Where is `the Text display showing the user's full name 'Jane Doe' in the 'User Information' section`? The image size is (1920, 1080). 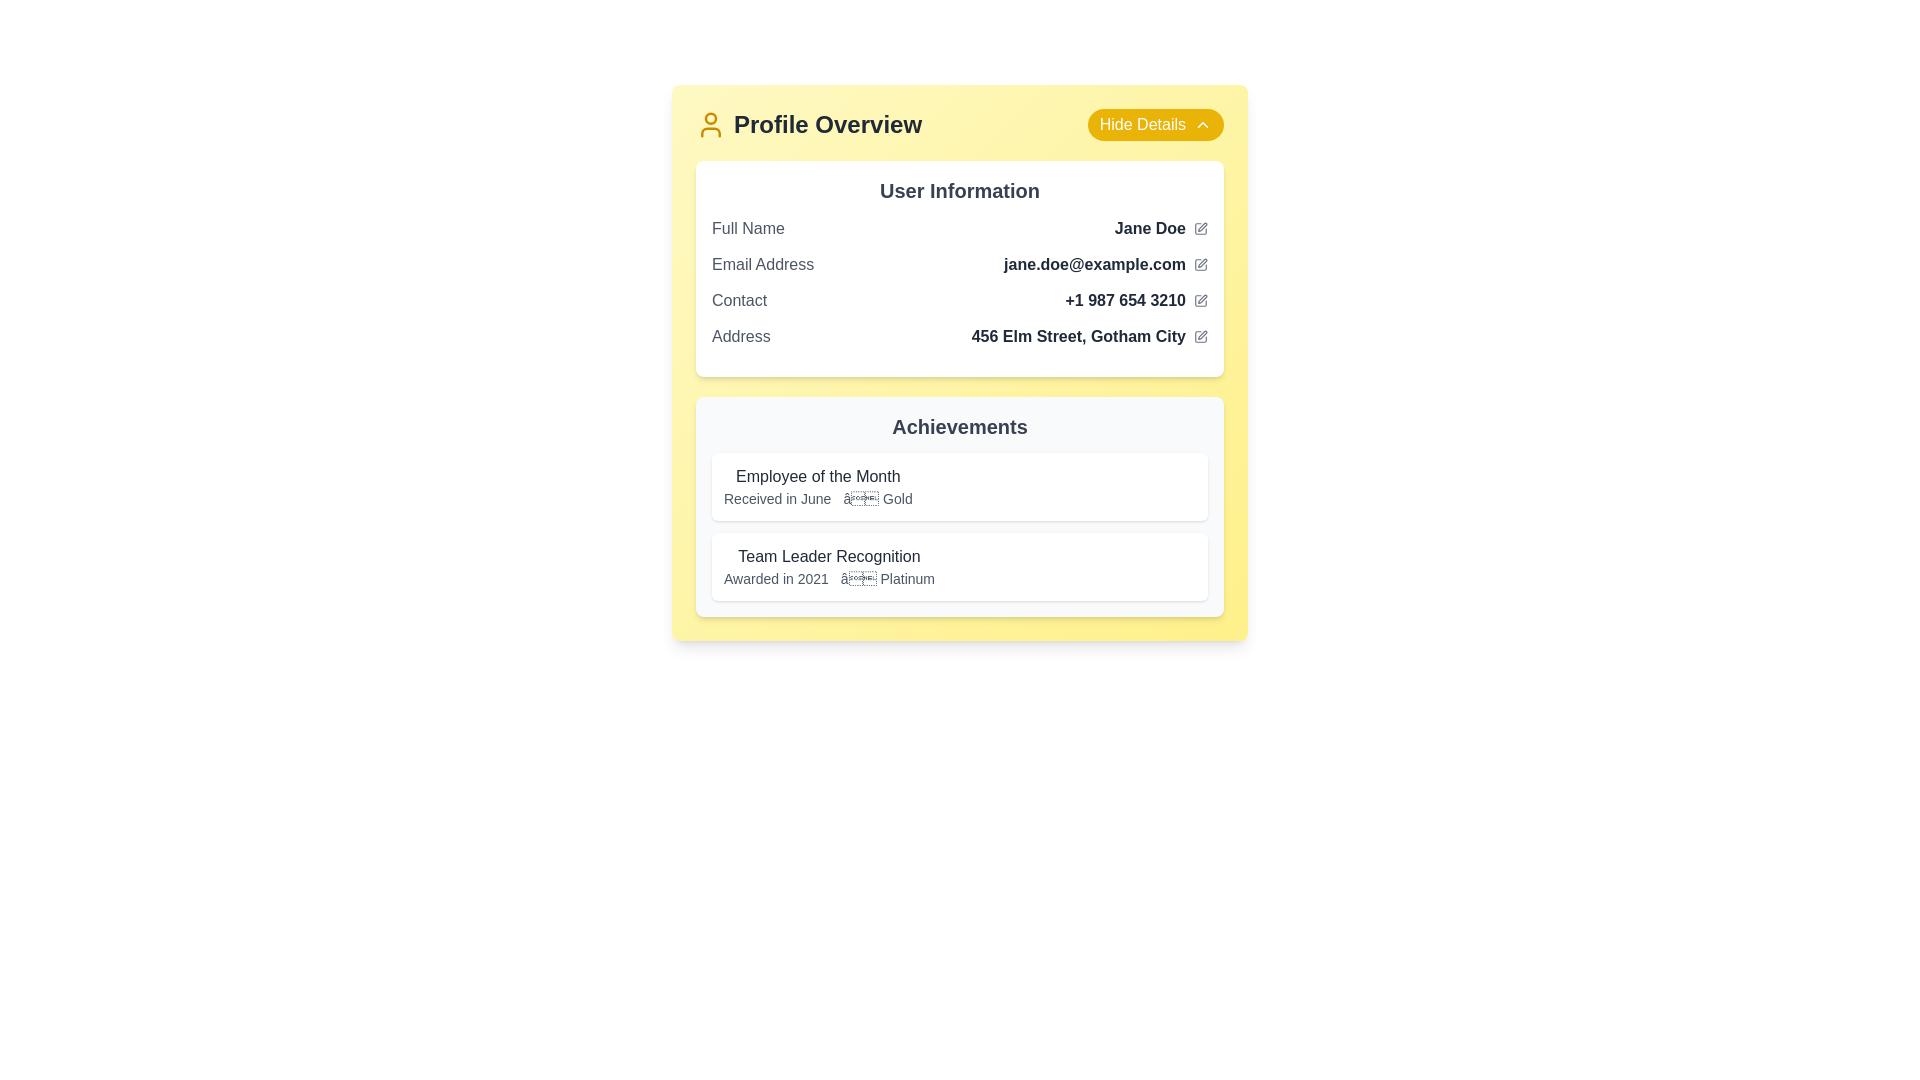 the Text display showing the user's full name 'Jane Doe' in the 'User Information' section is located at coordinates (1161, 227).